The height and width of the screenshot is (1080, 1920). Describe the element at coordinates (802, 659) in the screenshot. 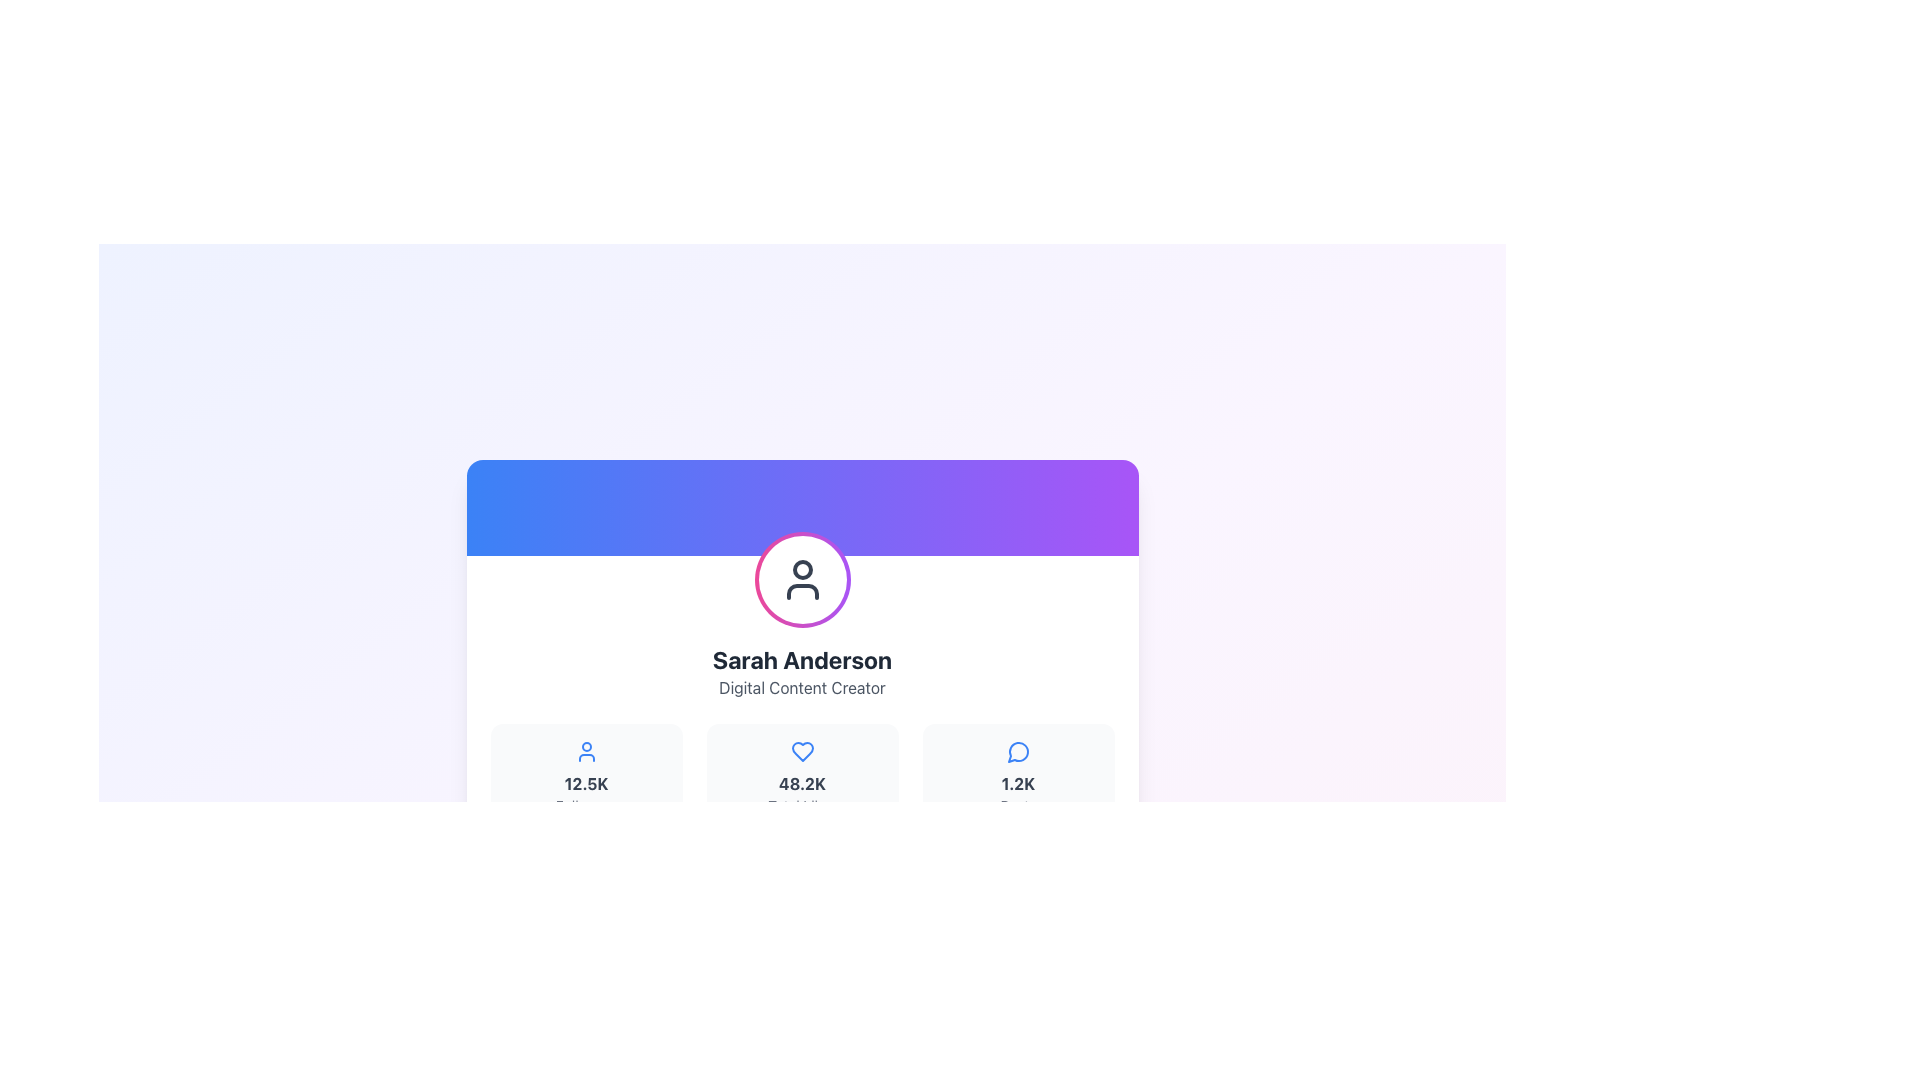

I see `the text label displaying 'Sarah Anderson', which is centrally aligned below the person icon in the profile card` at that location.